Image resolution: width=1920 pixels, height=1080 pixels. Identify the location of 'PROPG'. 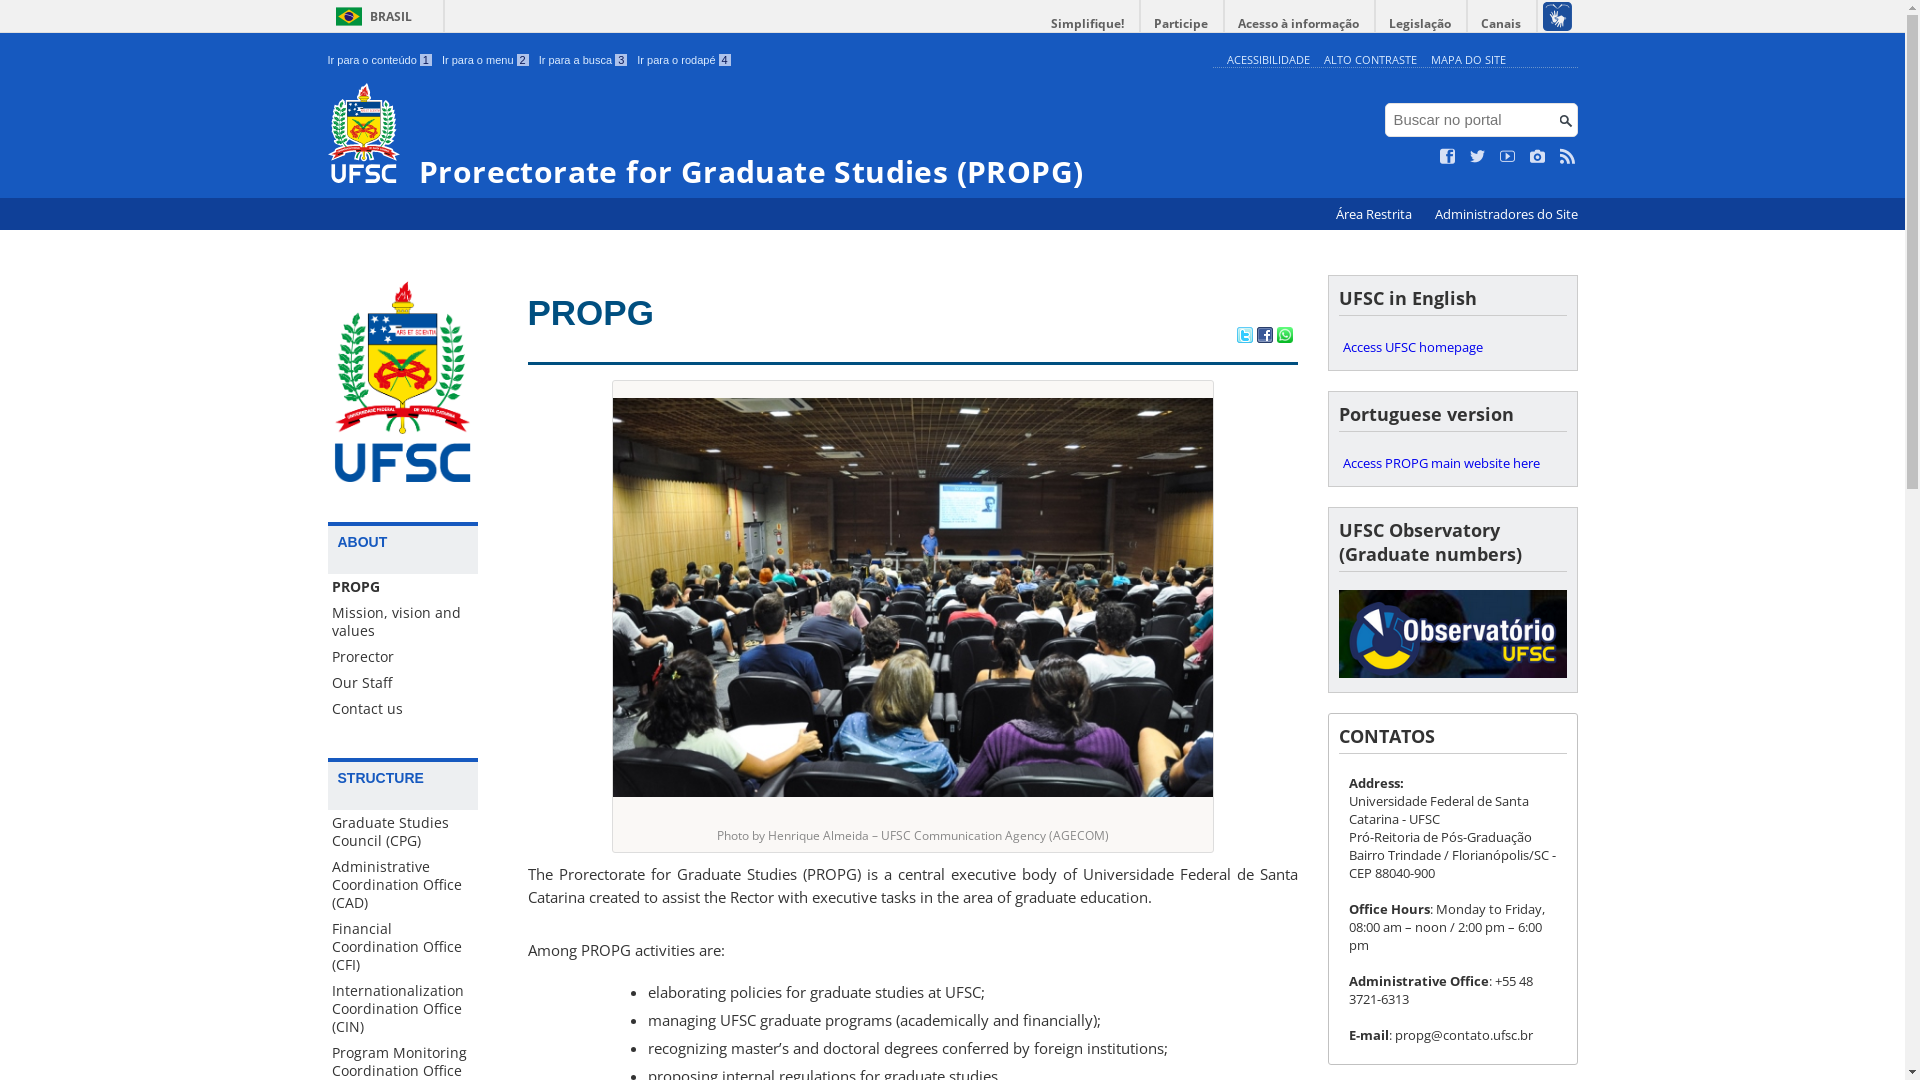
(402, 585).